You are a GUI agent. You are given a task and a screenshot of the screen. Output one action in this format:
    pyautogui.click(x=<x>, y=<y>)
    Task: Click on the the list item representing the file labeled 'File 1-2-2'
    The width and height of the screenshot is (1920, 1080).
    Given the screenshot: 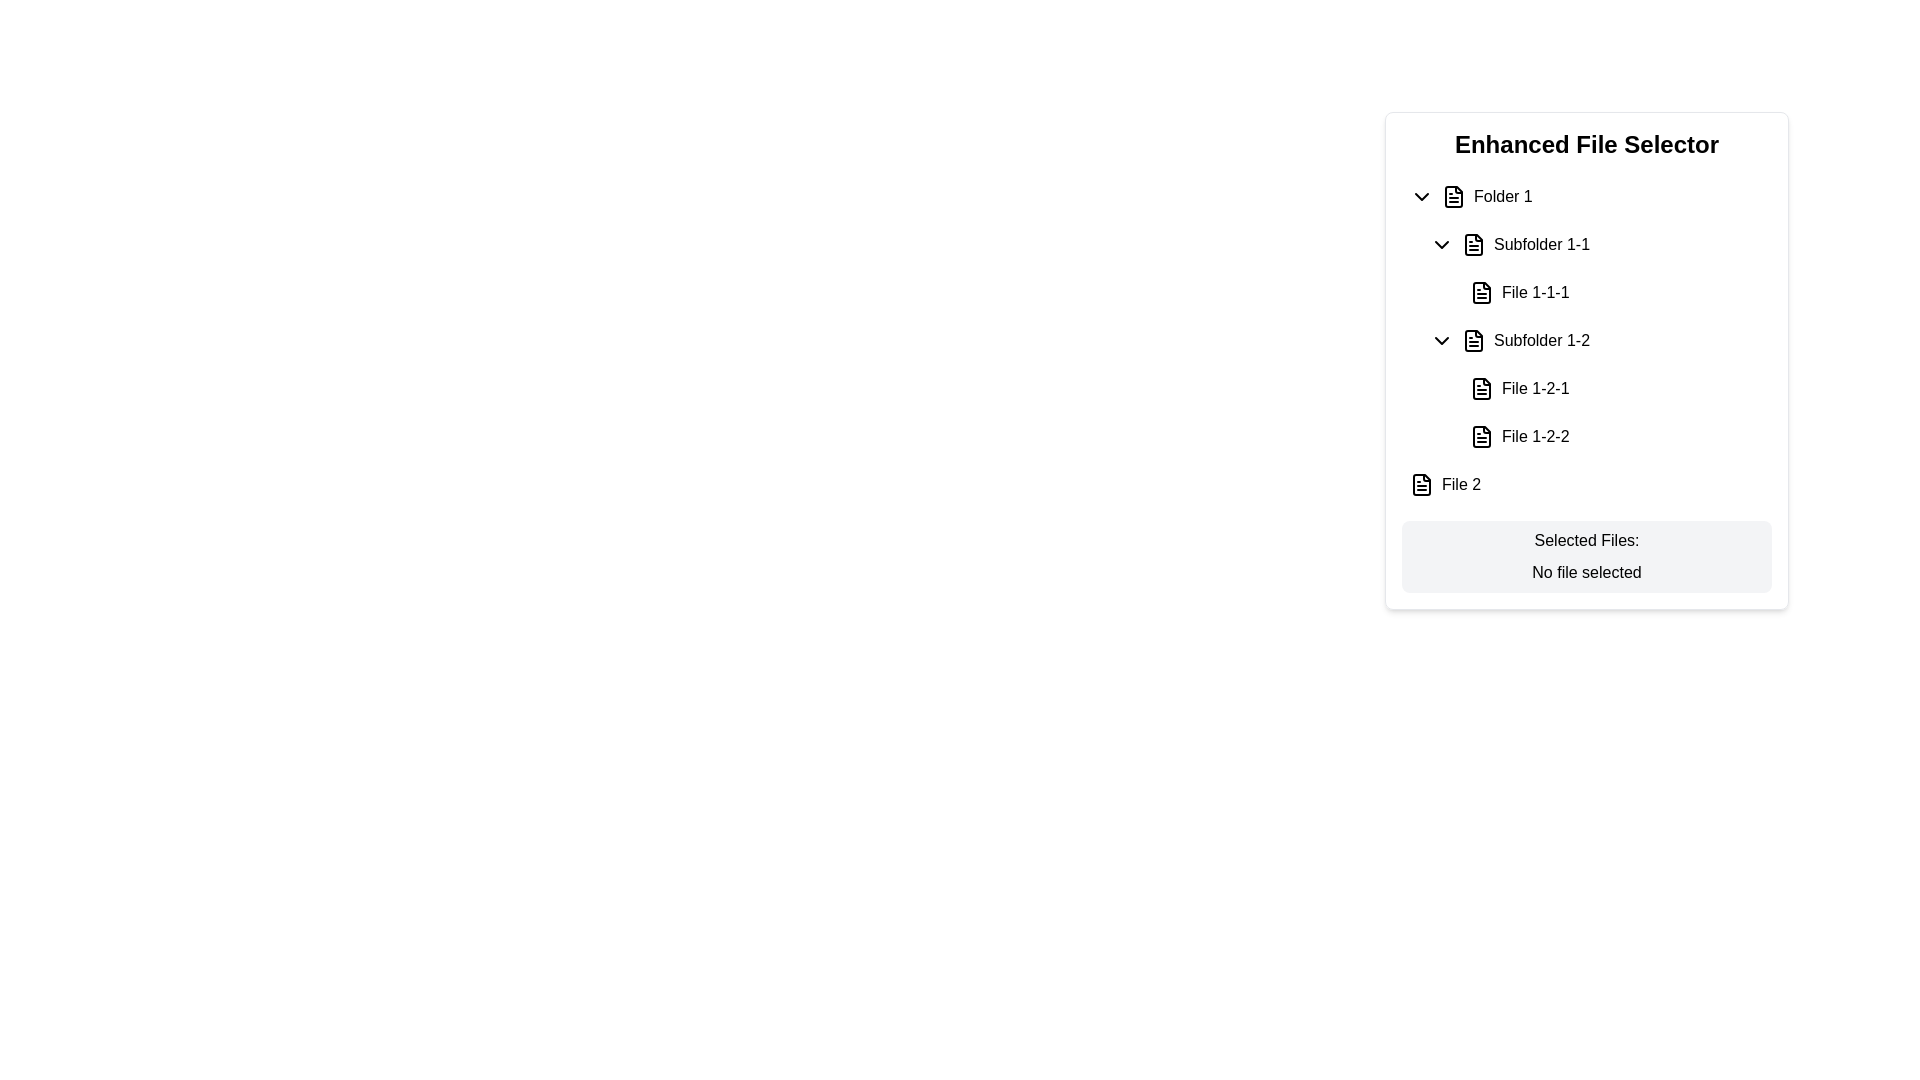 What is the action you would take?
    pyautogui.click(x=1617, y=435)
    